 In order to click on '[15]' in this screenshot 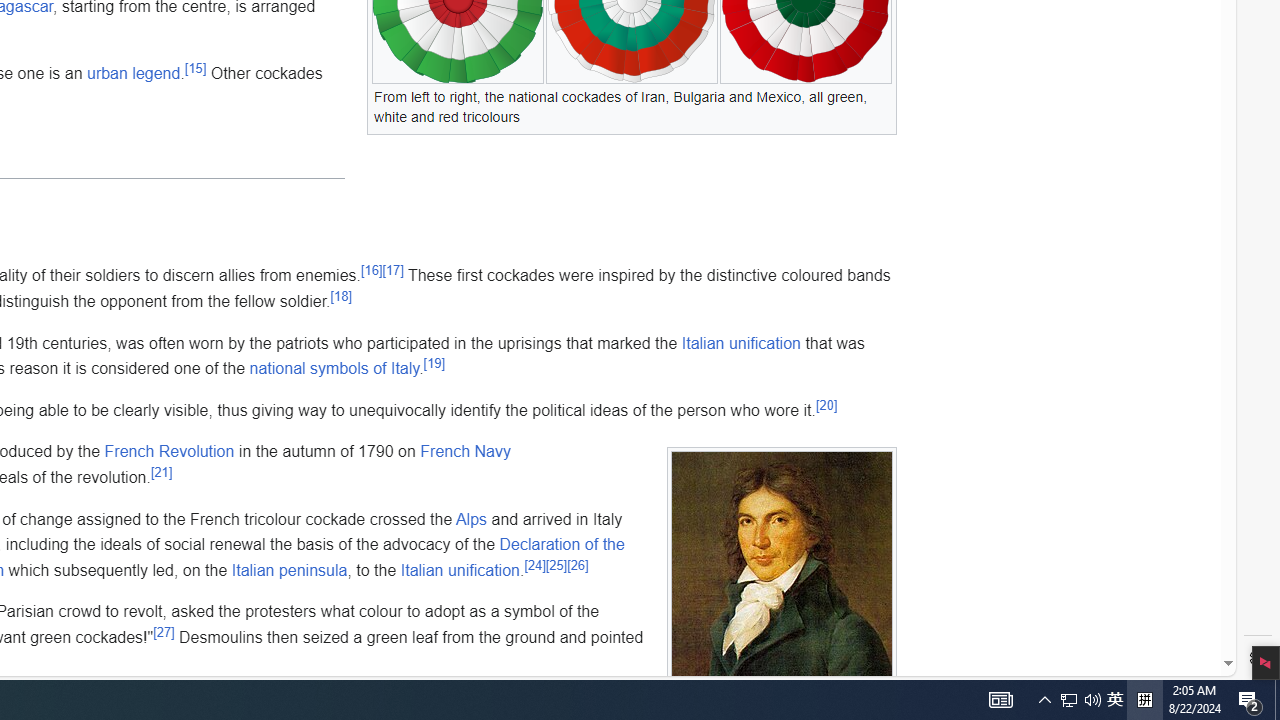, I will do `click(195, 68)`.